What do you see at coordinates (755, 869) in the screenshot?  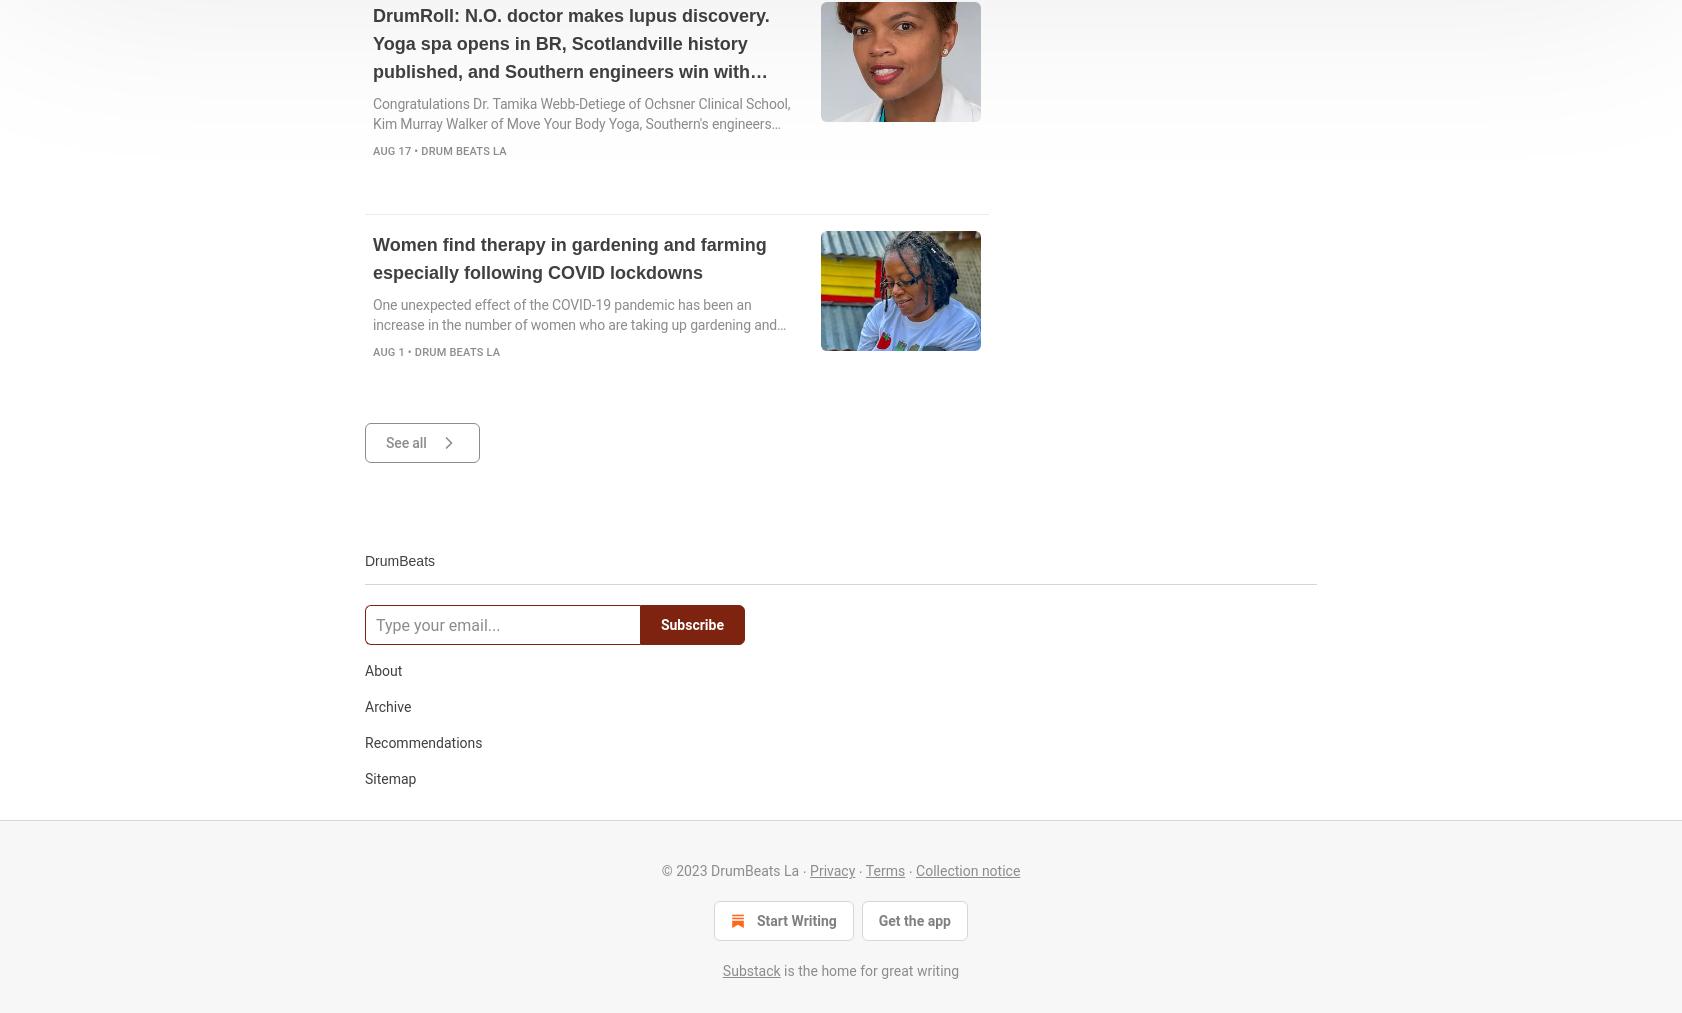 I see `'DrumBeats La'` at bounding box center [755, 869].